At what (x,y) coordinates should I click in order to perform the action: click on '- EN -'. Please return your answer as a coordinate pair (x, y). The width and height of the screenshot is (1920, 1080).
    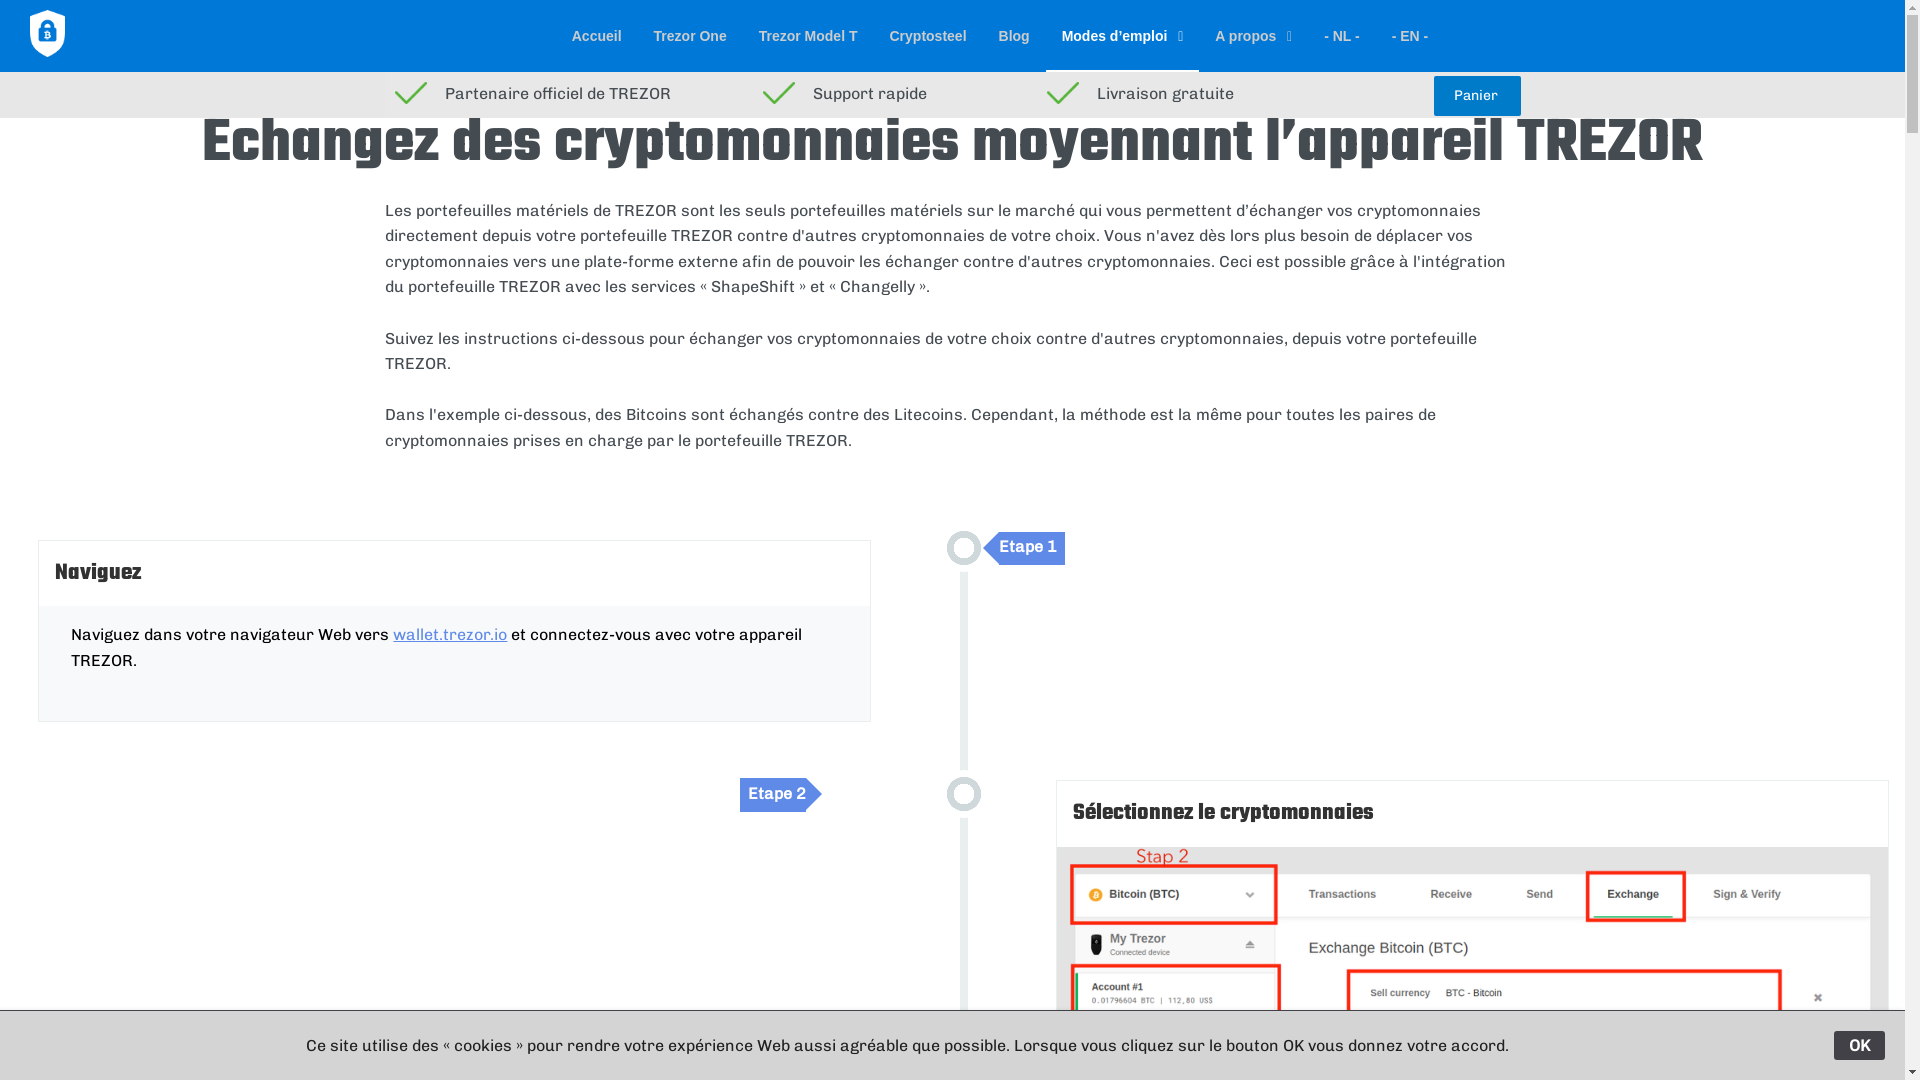
    Looking at the image, I should click on (1409, 35).